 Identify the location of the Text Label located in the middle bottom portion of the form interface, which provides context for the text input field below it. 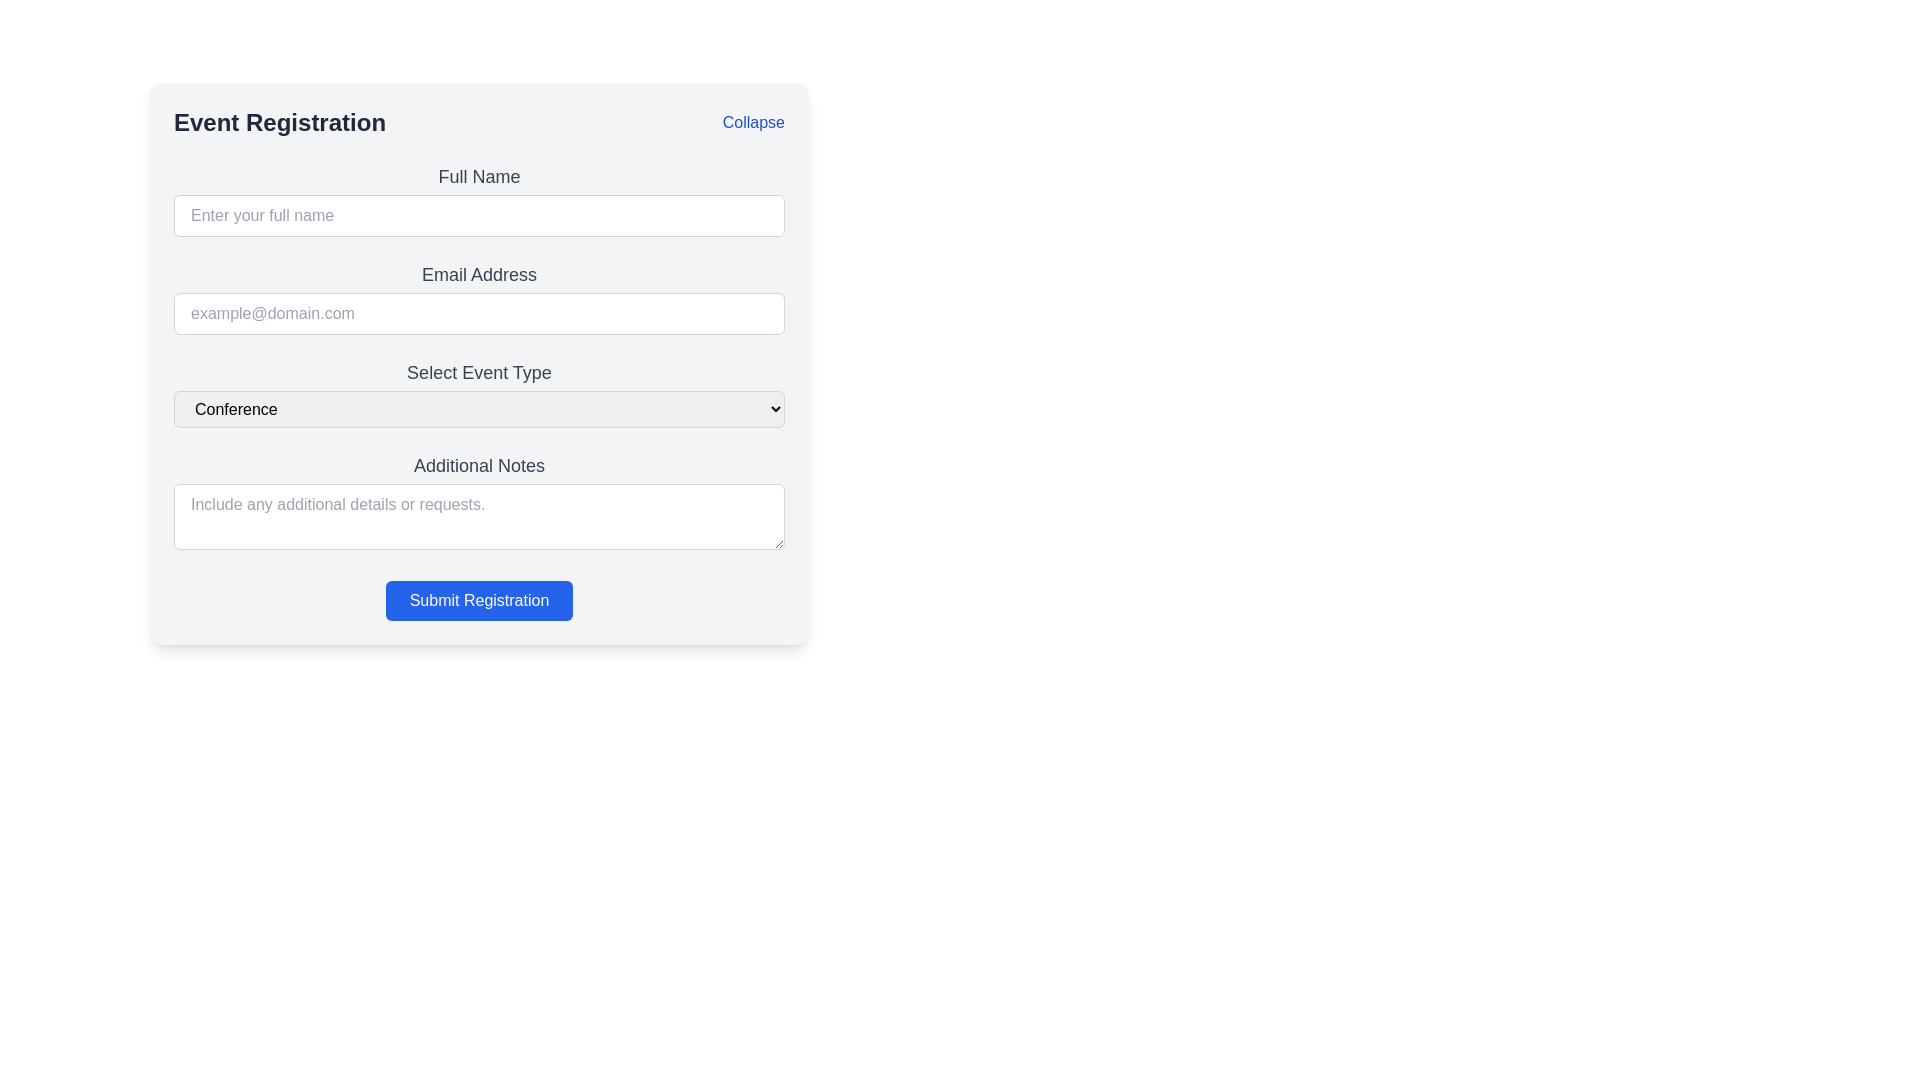
(478, 466).